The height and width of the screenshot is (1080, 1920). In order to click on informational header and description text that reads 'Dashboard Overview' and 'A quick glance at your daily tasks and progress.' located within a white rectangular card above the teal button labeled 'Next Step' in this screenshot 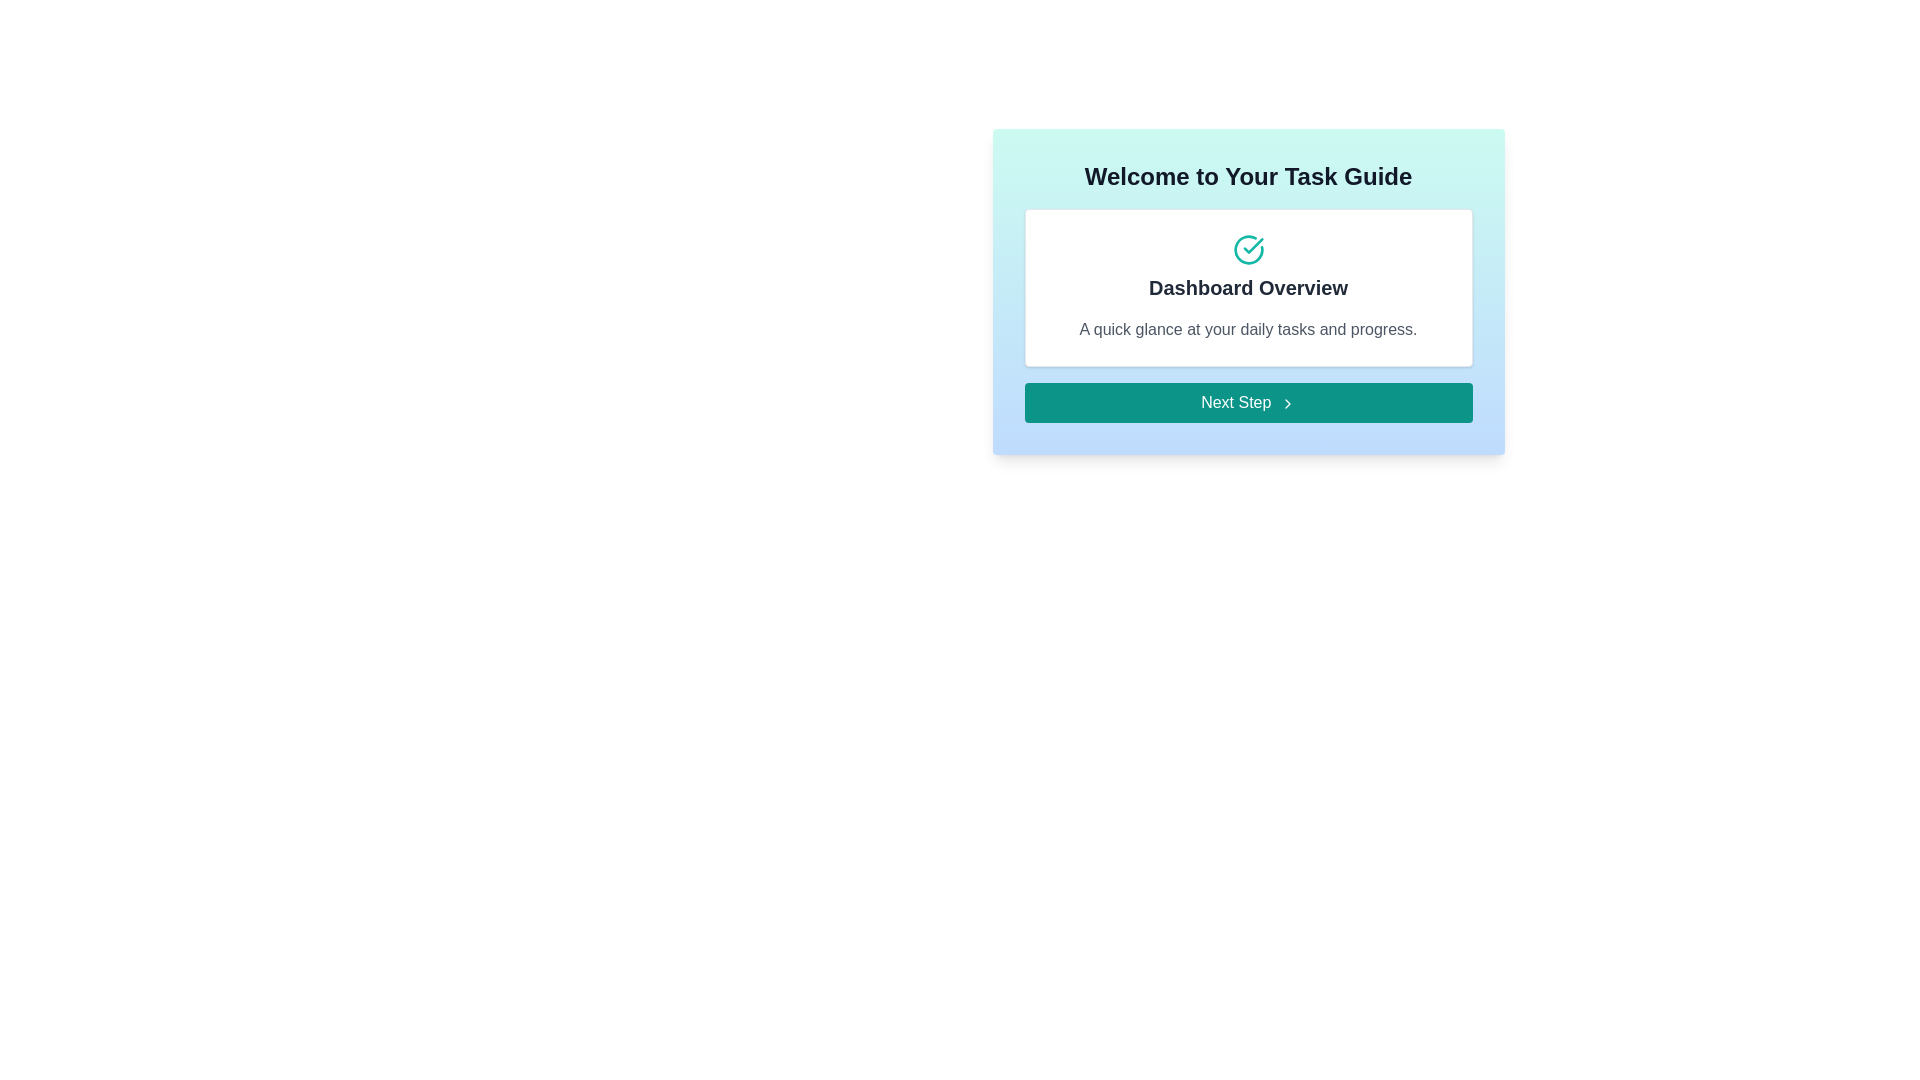, I will do `click(1247, 288)`.